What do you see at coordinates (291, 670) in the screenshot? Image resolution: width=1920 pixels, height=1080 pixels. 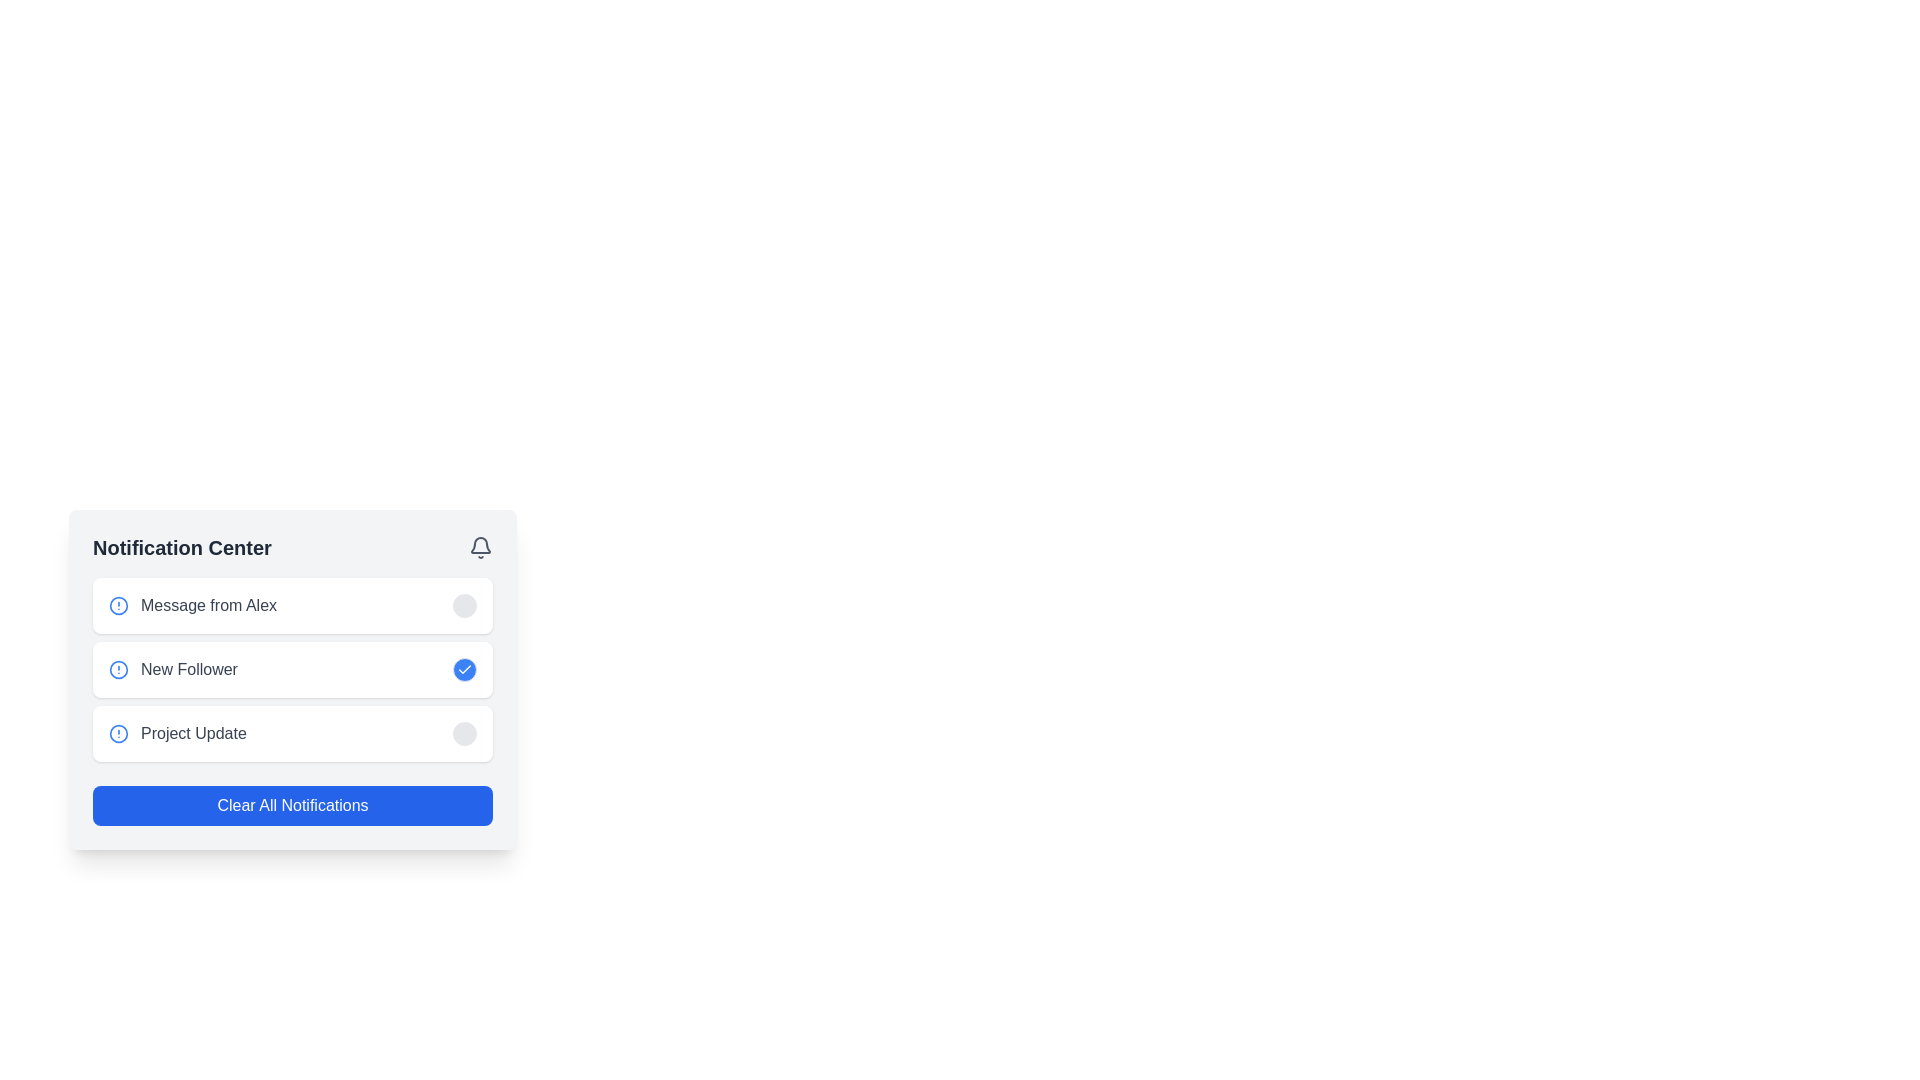 I see `the blue rounded button with a check mark on the 'New Follower' notification to mark it as read` at bounding box center [291, 670].